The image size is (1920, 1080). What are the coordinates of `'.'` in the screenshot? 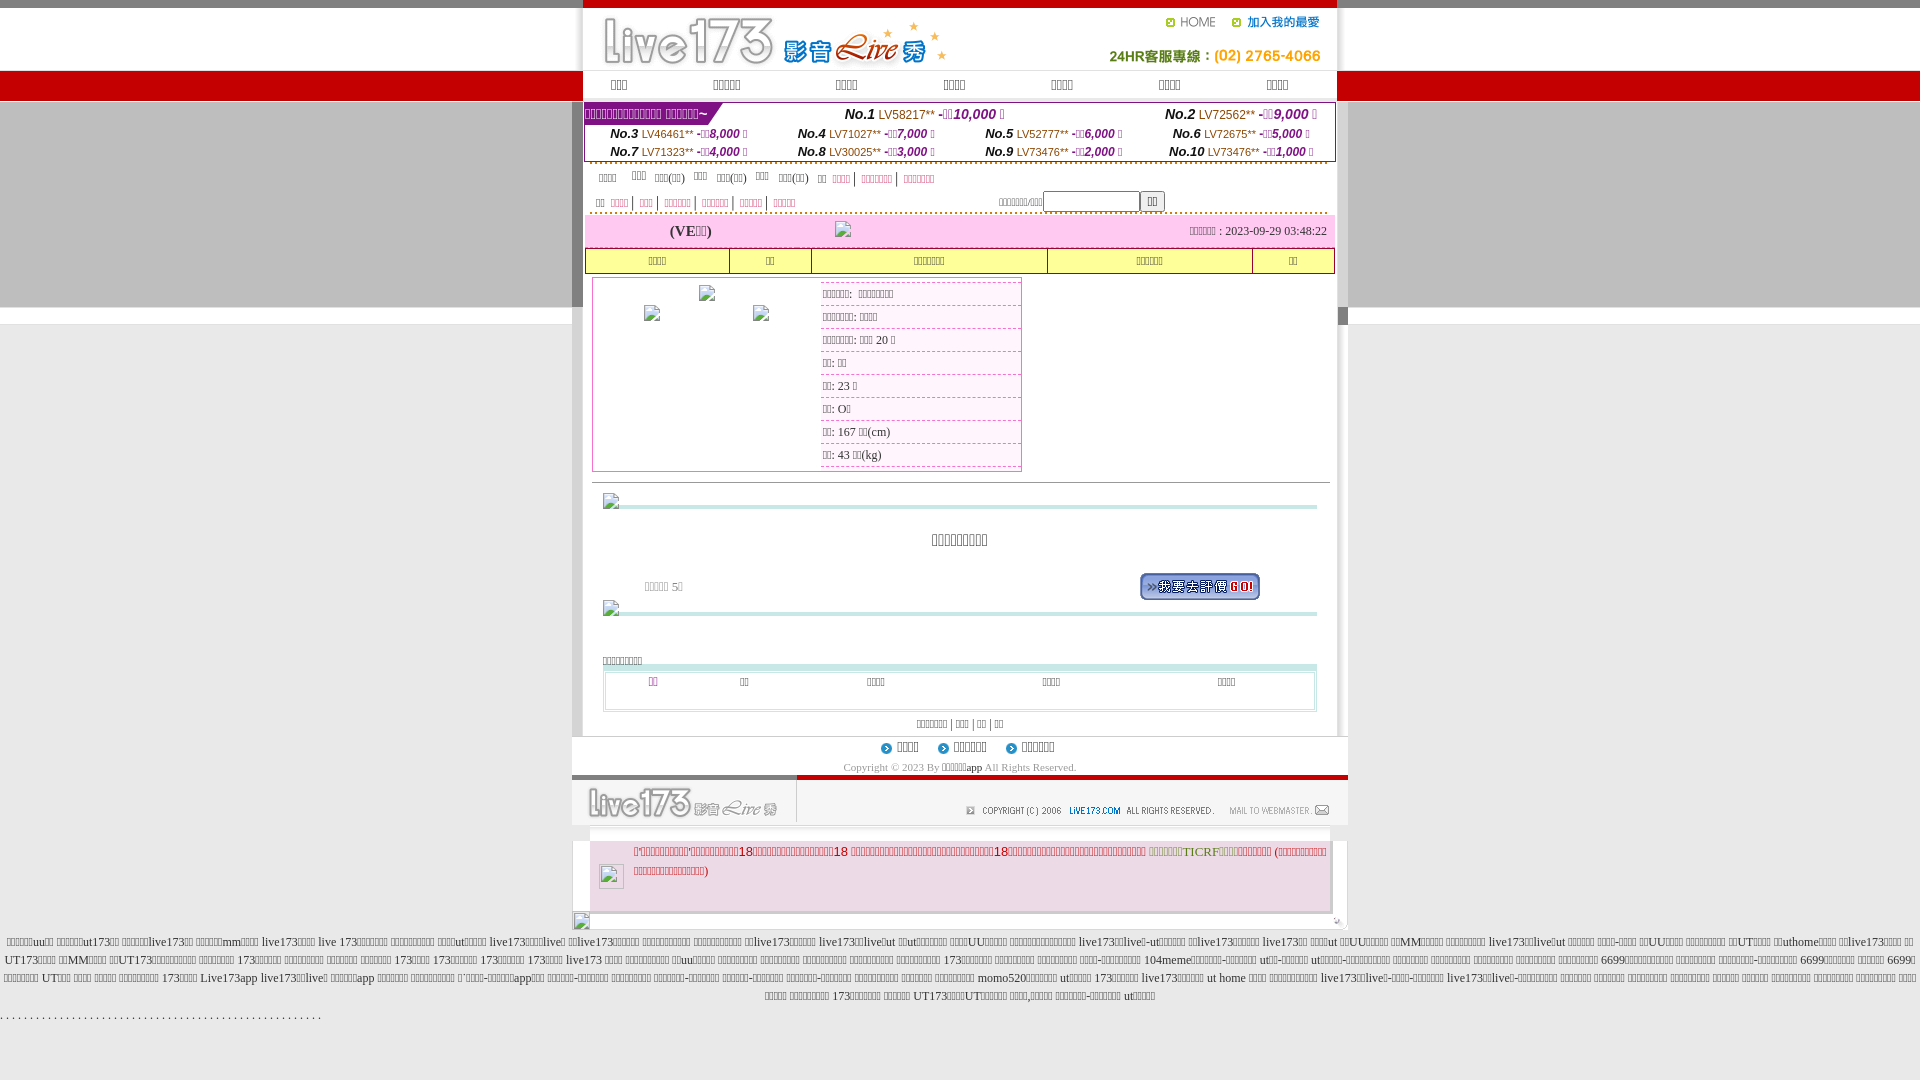 It's located at (126, 1014).